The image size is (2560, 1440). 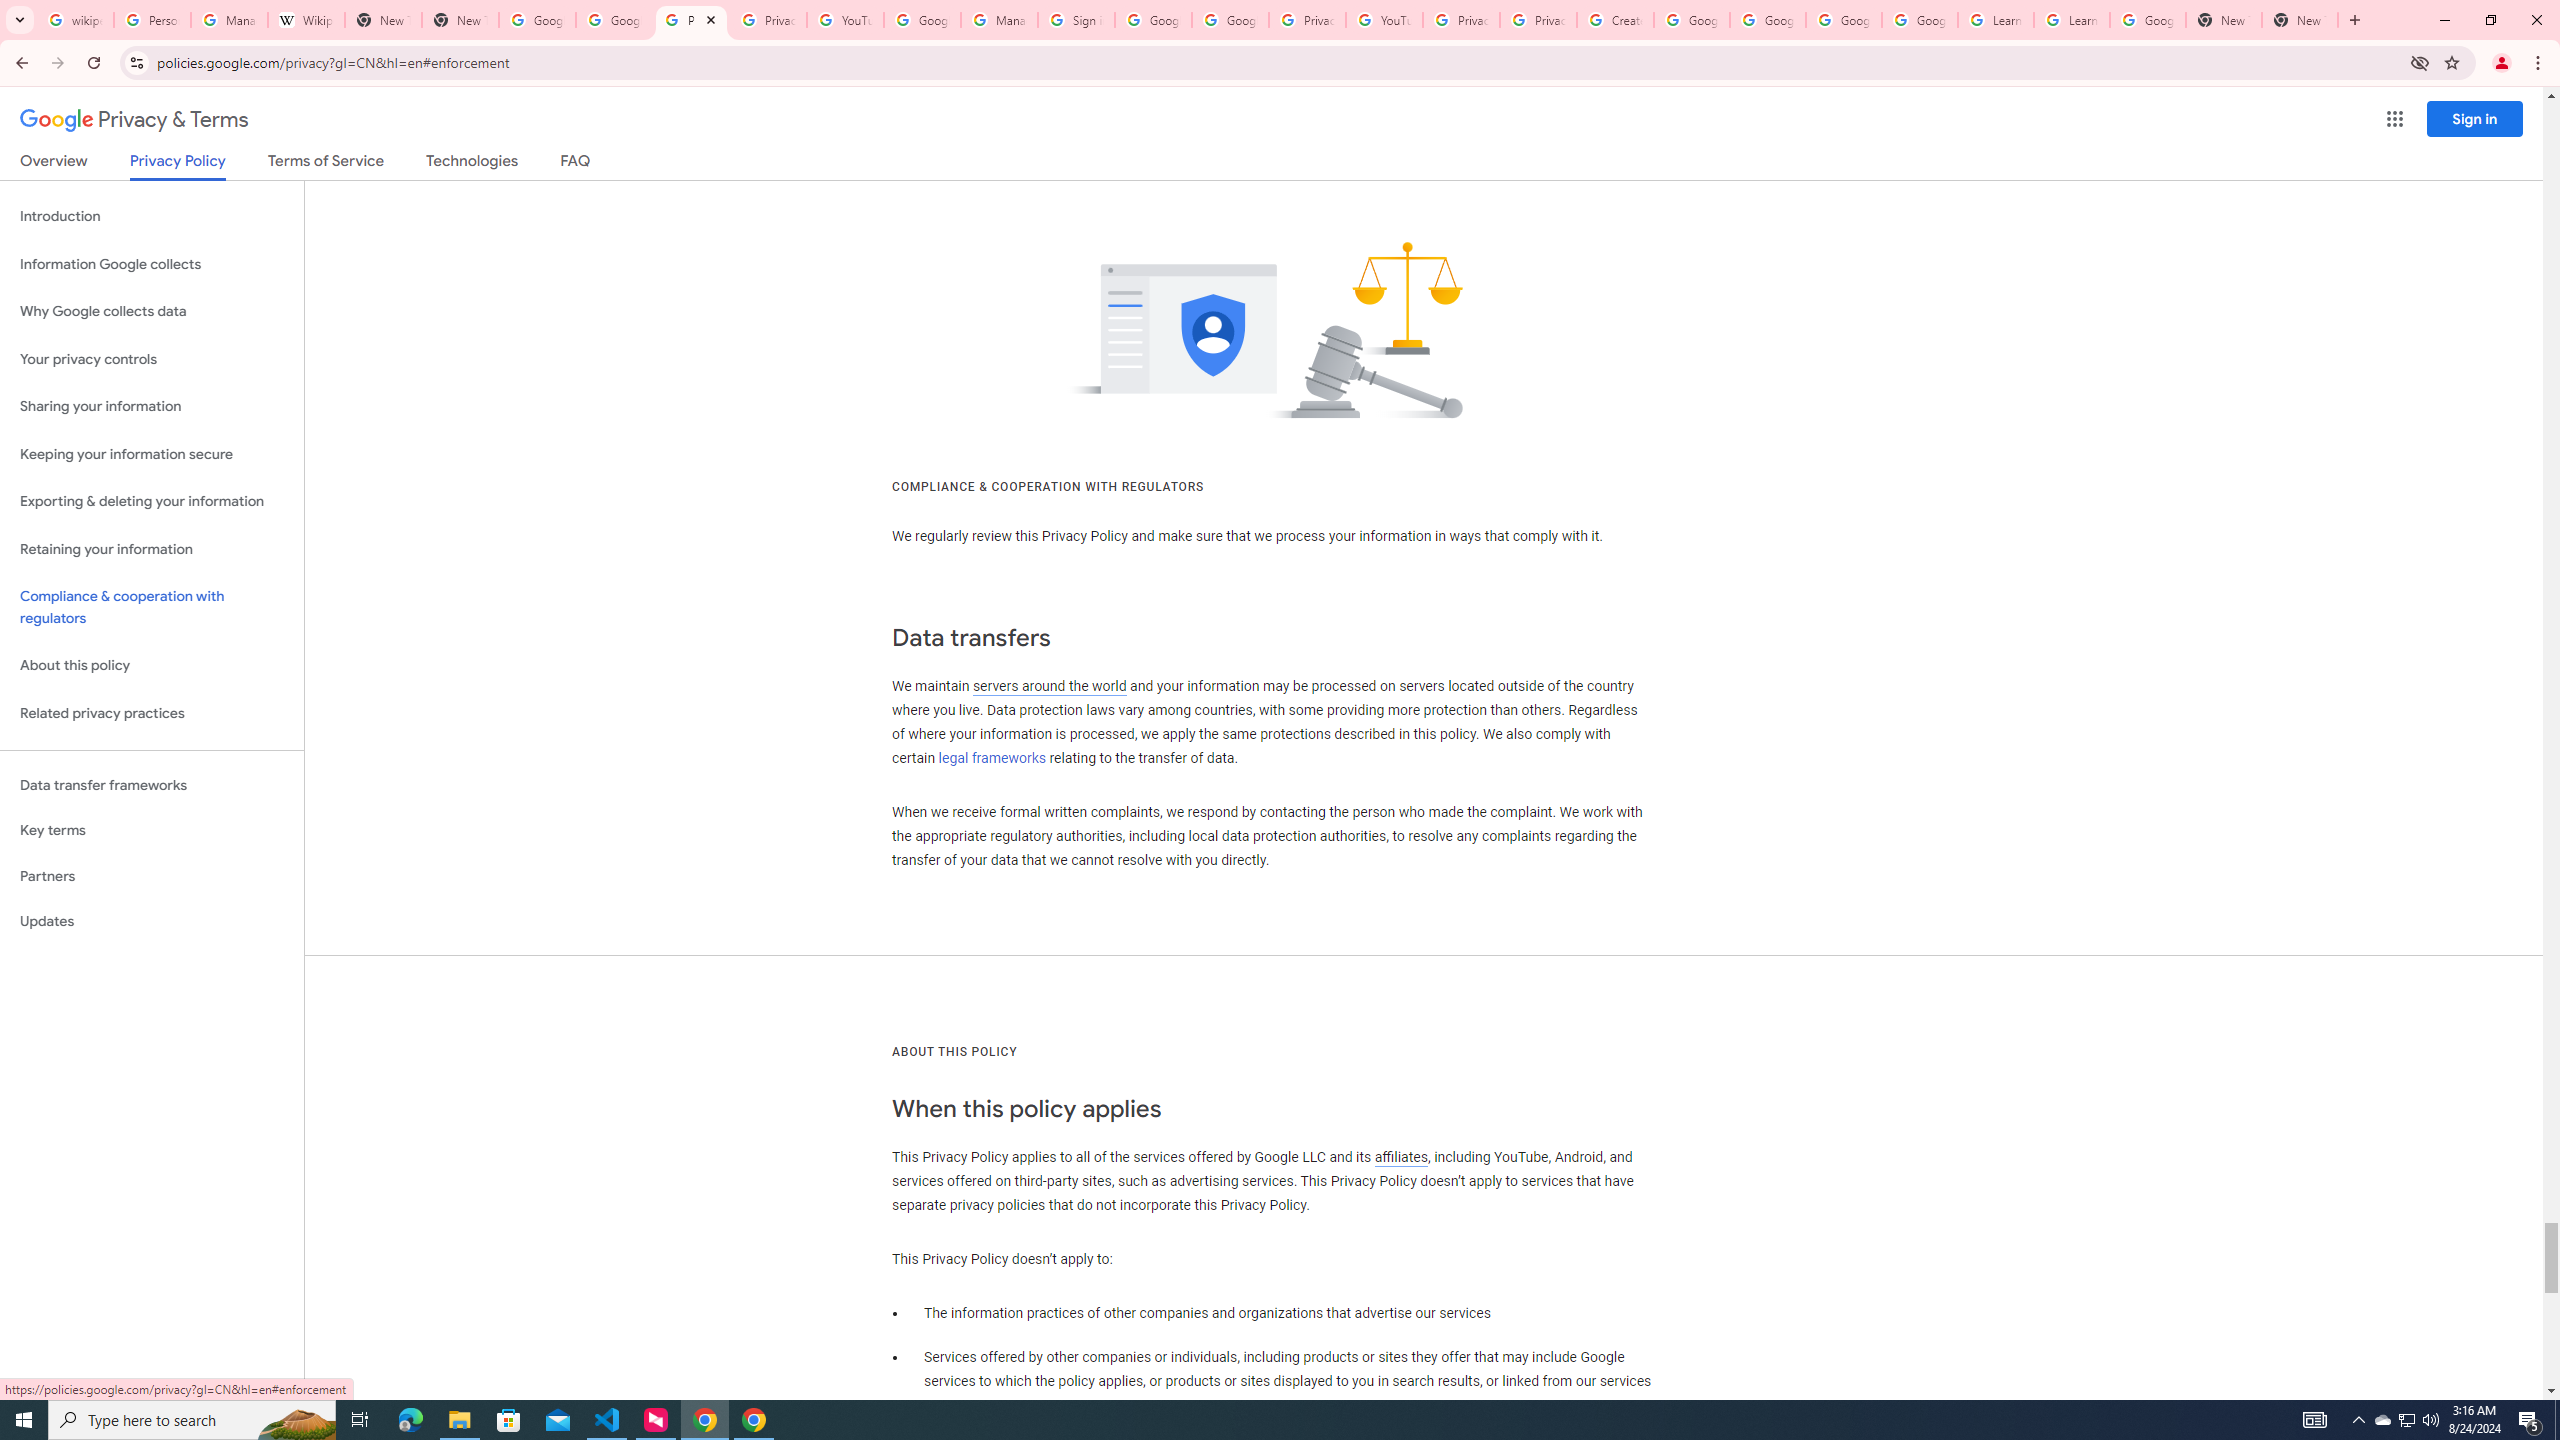 What do you see at coordinates (228, 19) in the screenshot?
I see `'Manage your Location History - Google Search Help'` at bounding box center [228, 19].